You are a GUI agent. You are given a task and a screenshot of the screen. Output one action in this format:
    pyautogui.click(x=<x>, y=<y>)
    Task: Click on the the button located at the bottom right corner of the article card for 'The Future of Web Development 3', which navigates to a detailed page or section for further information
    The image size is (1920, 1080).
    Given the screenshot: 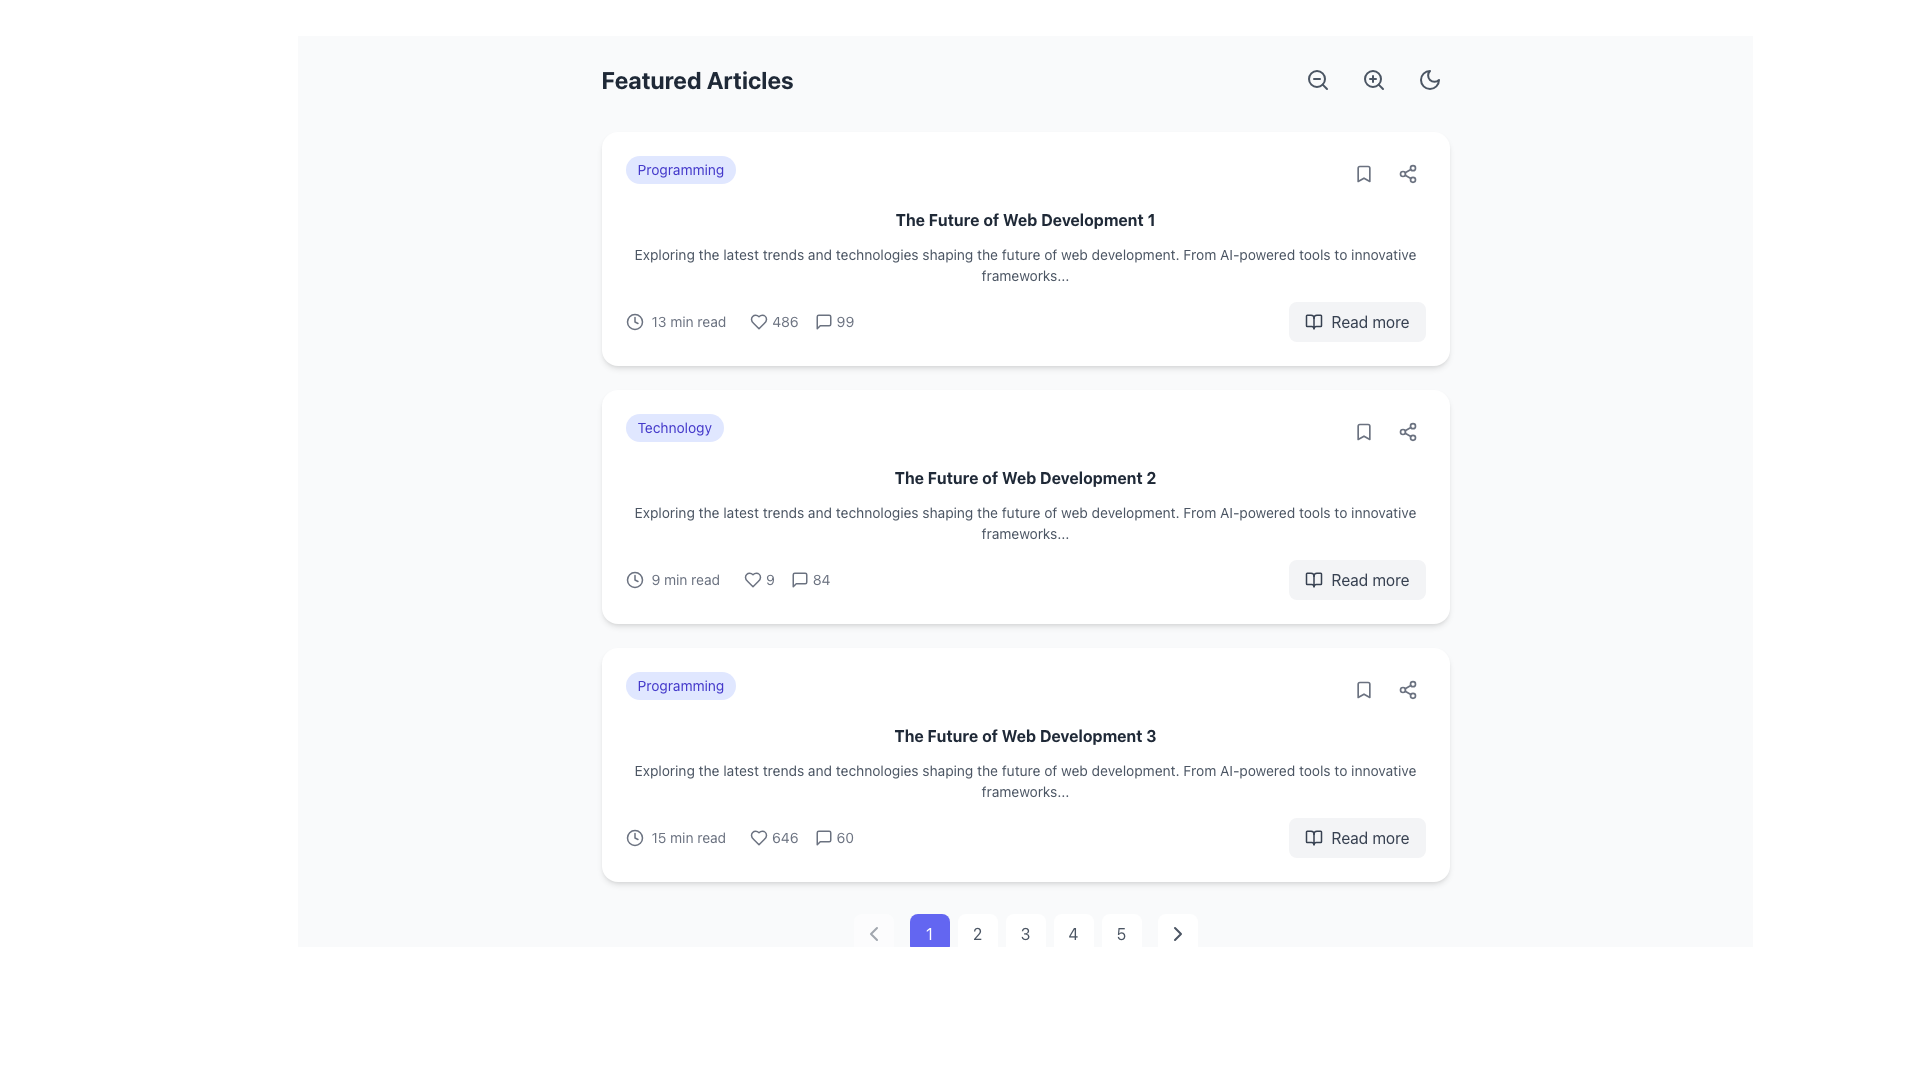 What is the action you would take?
    pyautogui.click(x=1357, y=837)
    